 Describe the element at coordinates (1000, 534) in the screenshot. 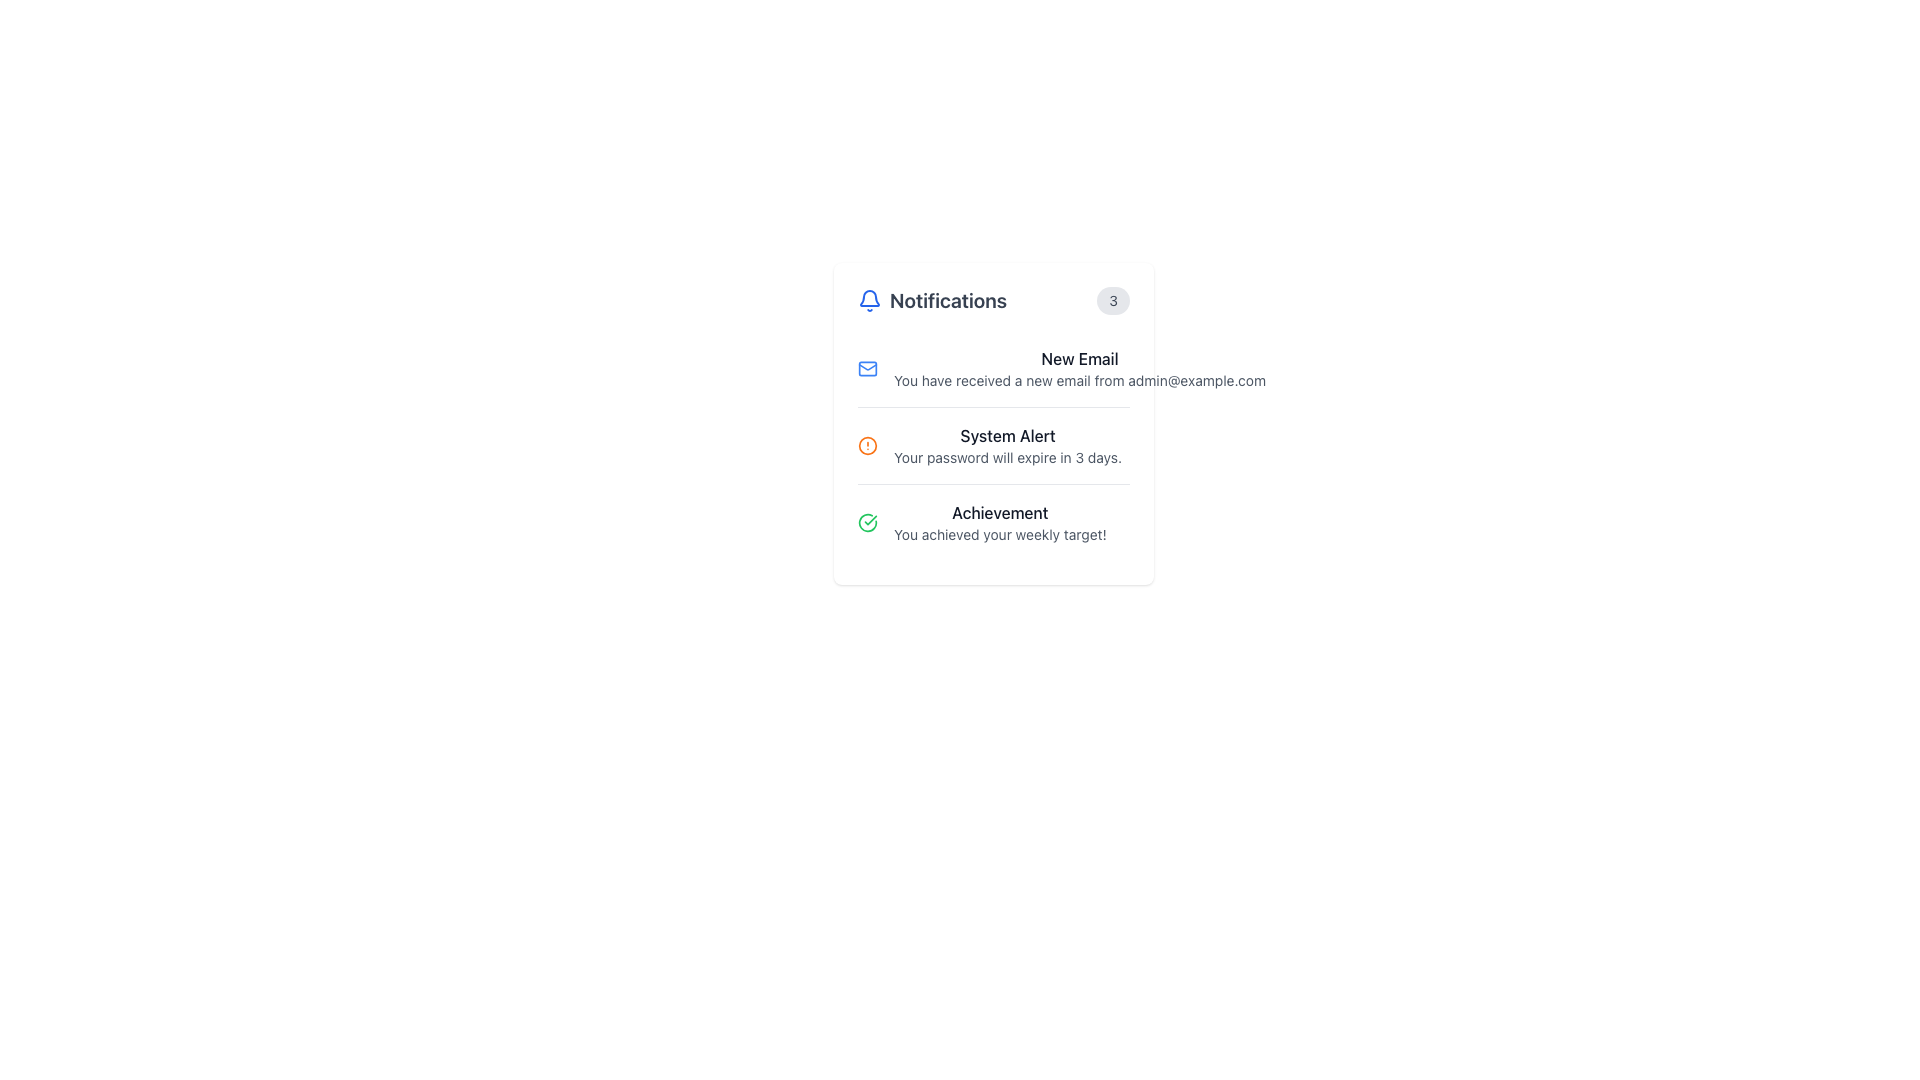

I see `the static text that indicates the user has achieved their weekly target, positioned below the title 'Achievement' in the notifications box` at that location.